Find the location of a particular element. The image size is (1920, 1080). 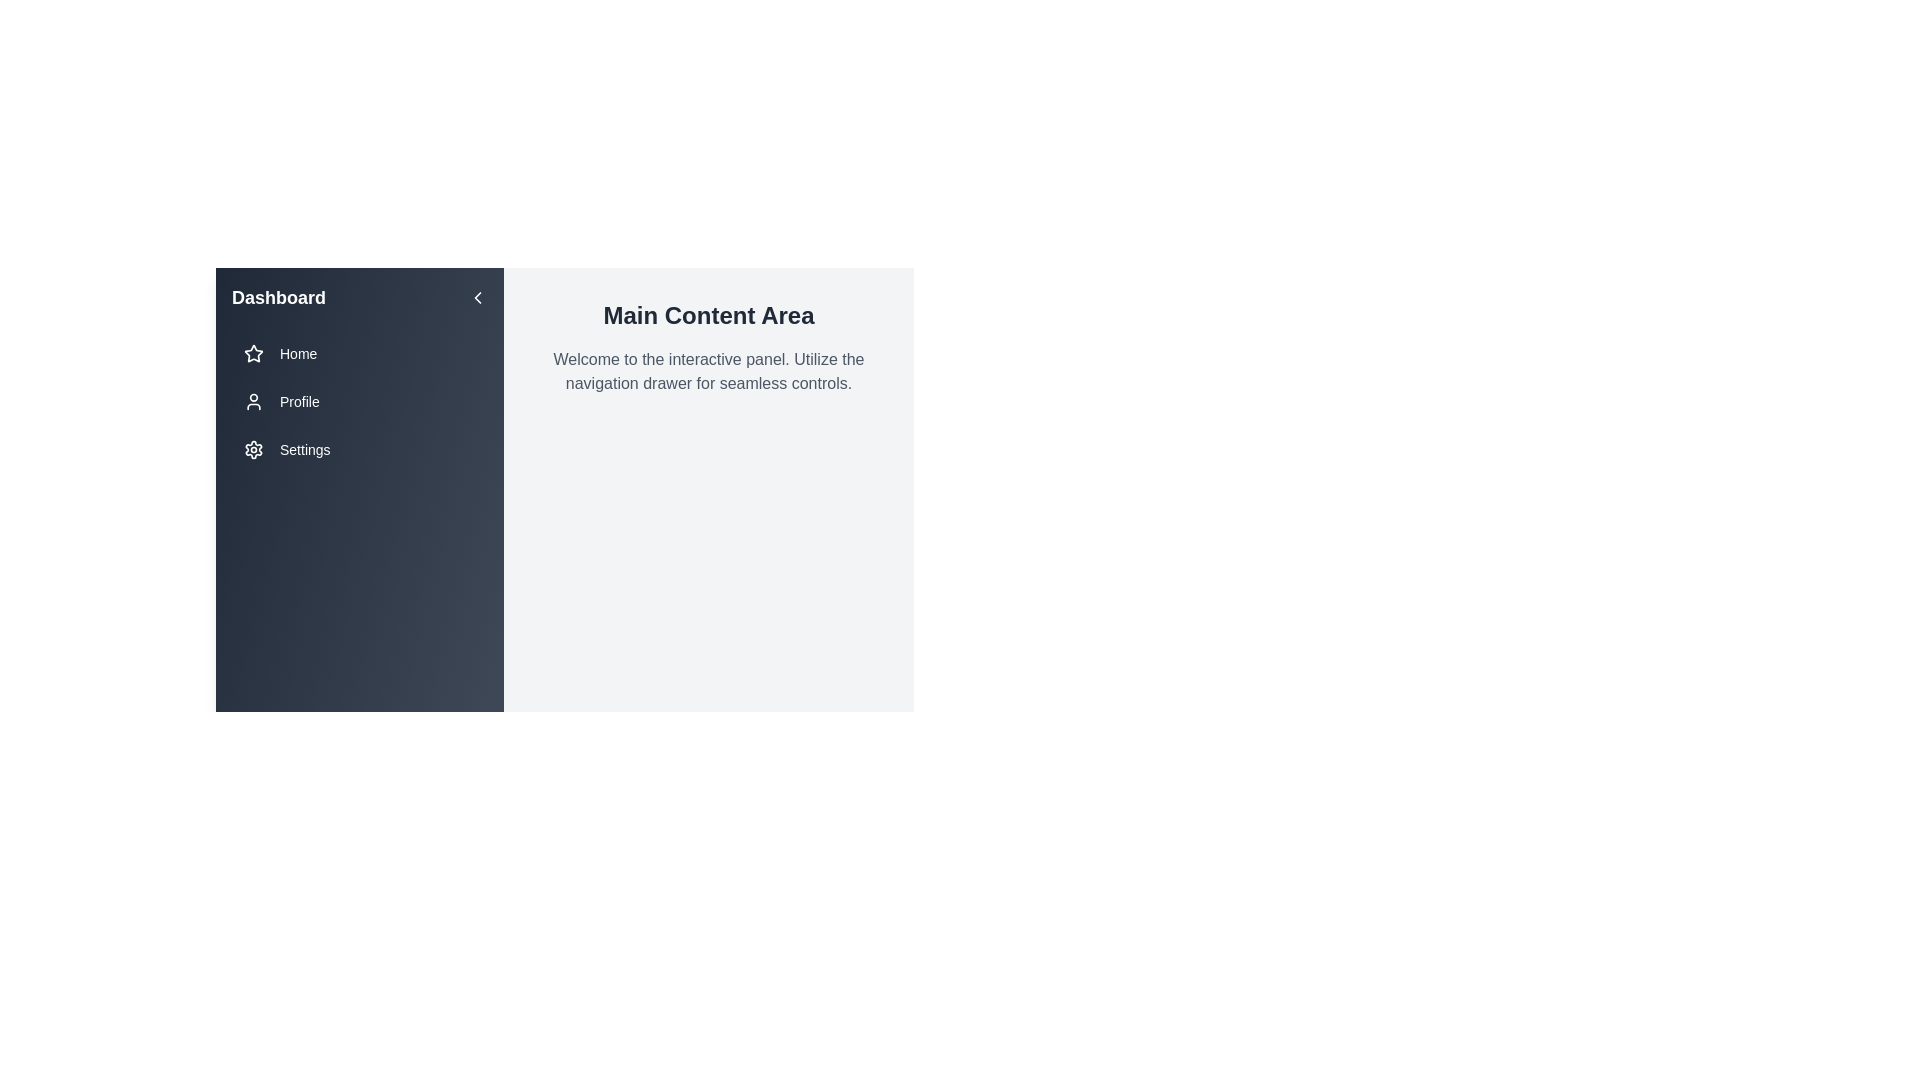

the 'Profile' list item in the left-side navigation bar is located at coordinates (360, 401).